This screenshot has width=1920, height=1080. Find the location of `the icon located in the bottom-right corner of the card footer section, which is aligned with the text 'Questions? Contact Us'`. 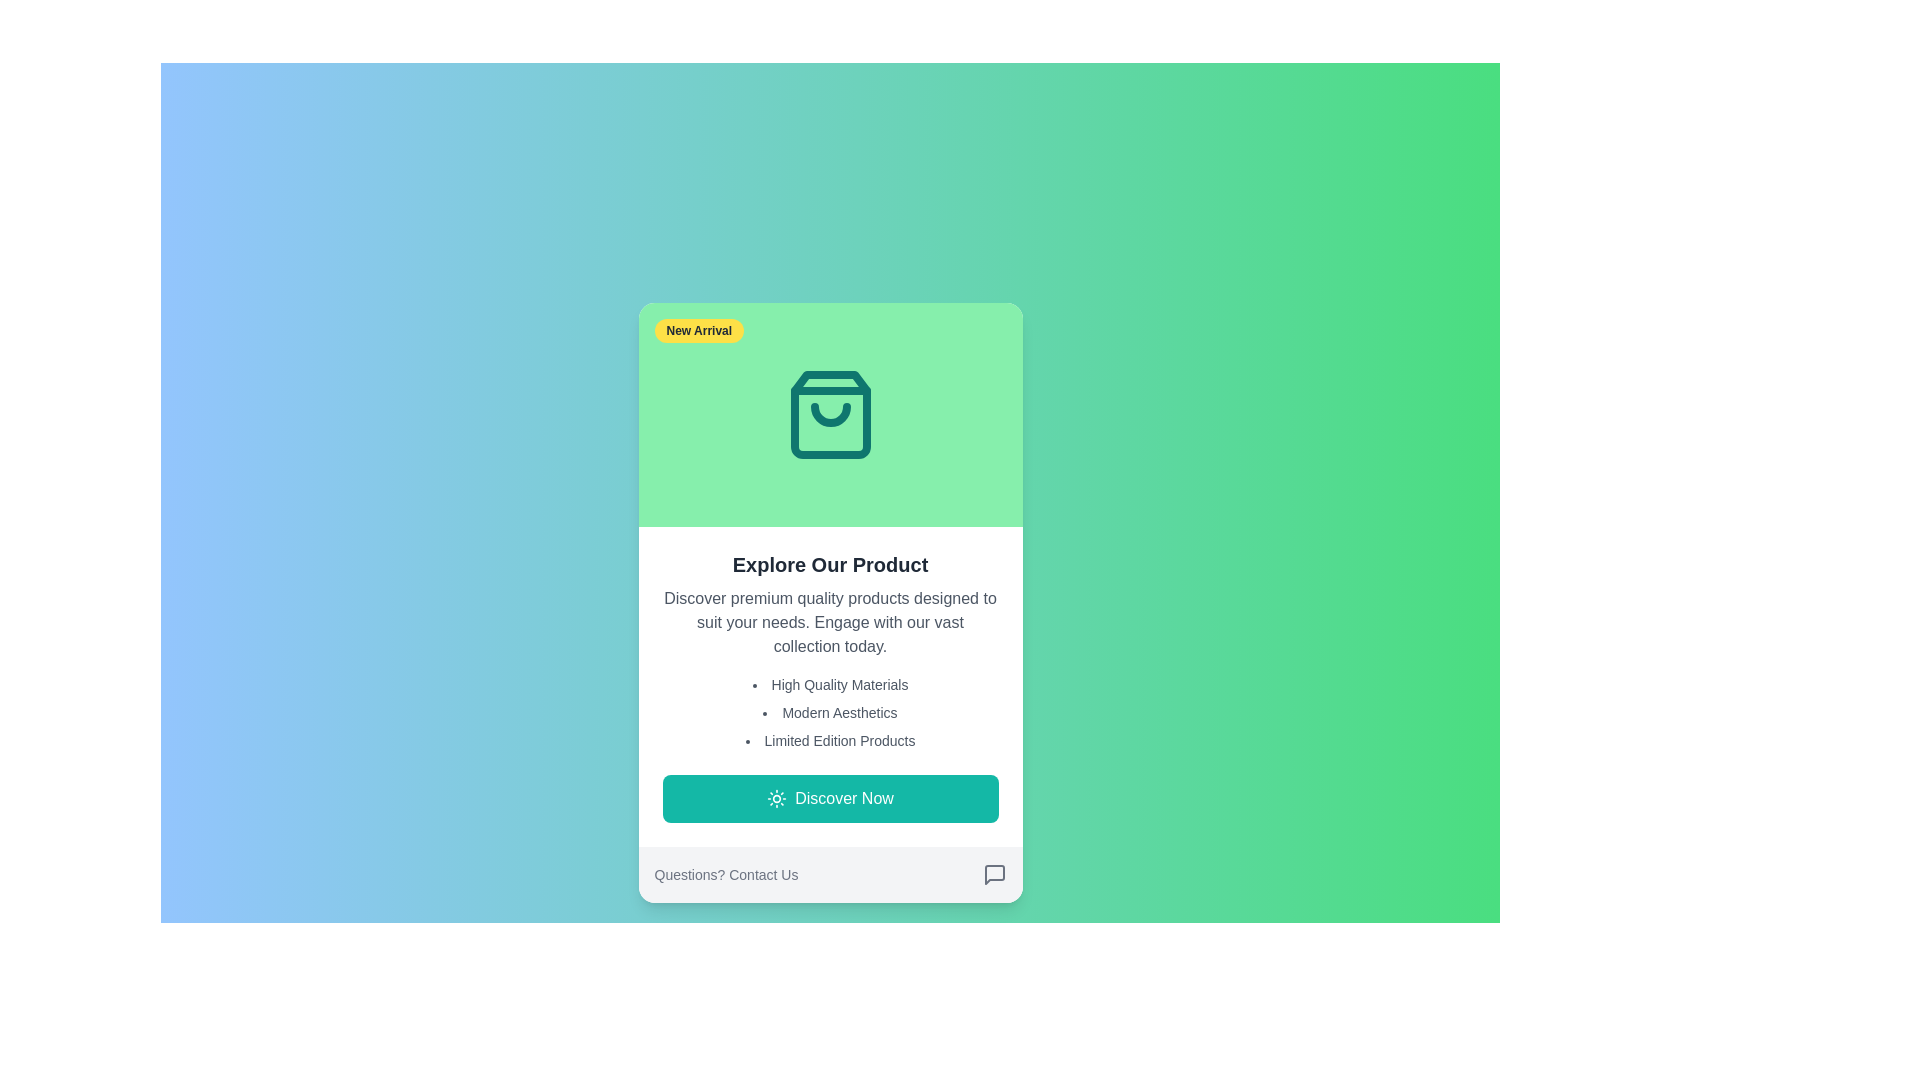

the icon located in the bottom-right corner of the card footer section, which is aligned with the text 'Questions? Contact Us' is located at coordinates (994, 874).